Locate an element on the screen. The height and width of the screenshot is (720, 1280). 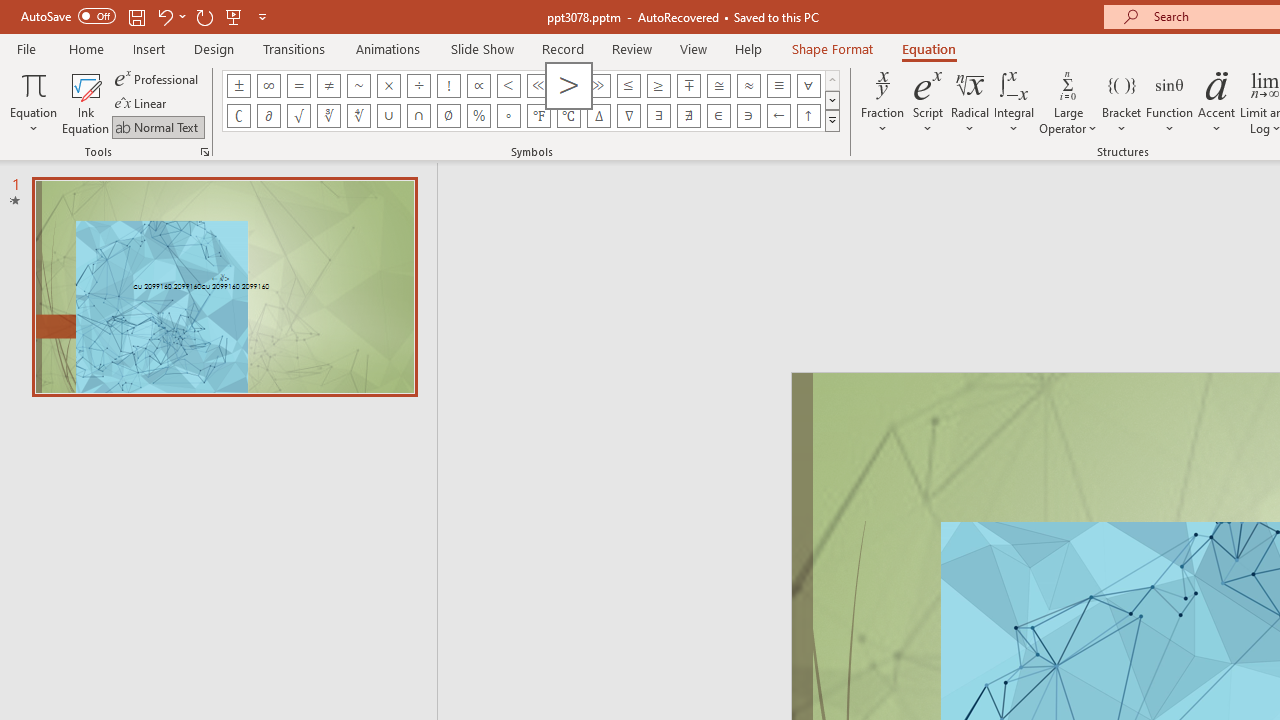
'Equation Symbol Almost Equal To (Asymptotic To)' is located at coordinates (747, 85).